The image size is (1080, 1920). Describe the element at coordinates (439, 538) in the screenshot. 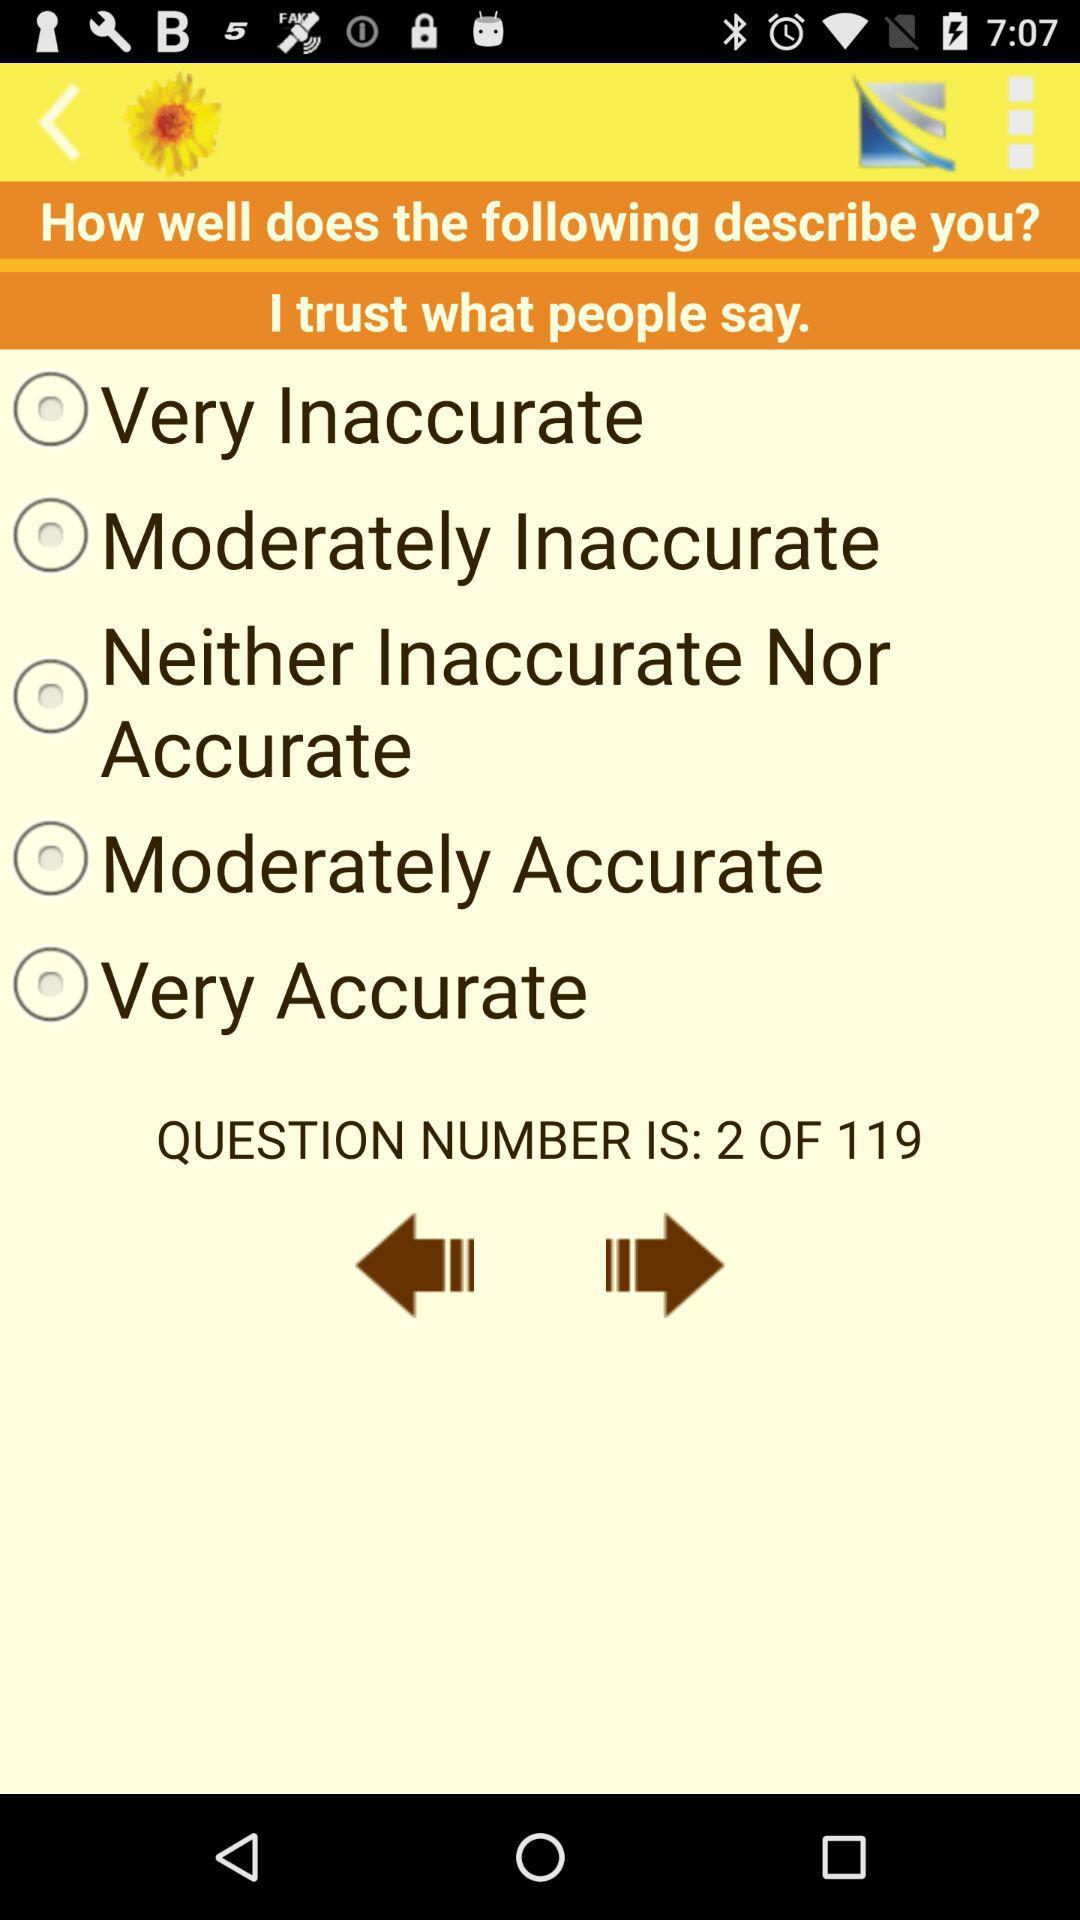

I see `the item below very inaccurate icon` at that location.